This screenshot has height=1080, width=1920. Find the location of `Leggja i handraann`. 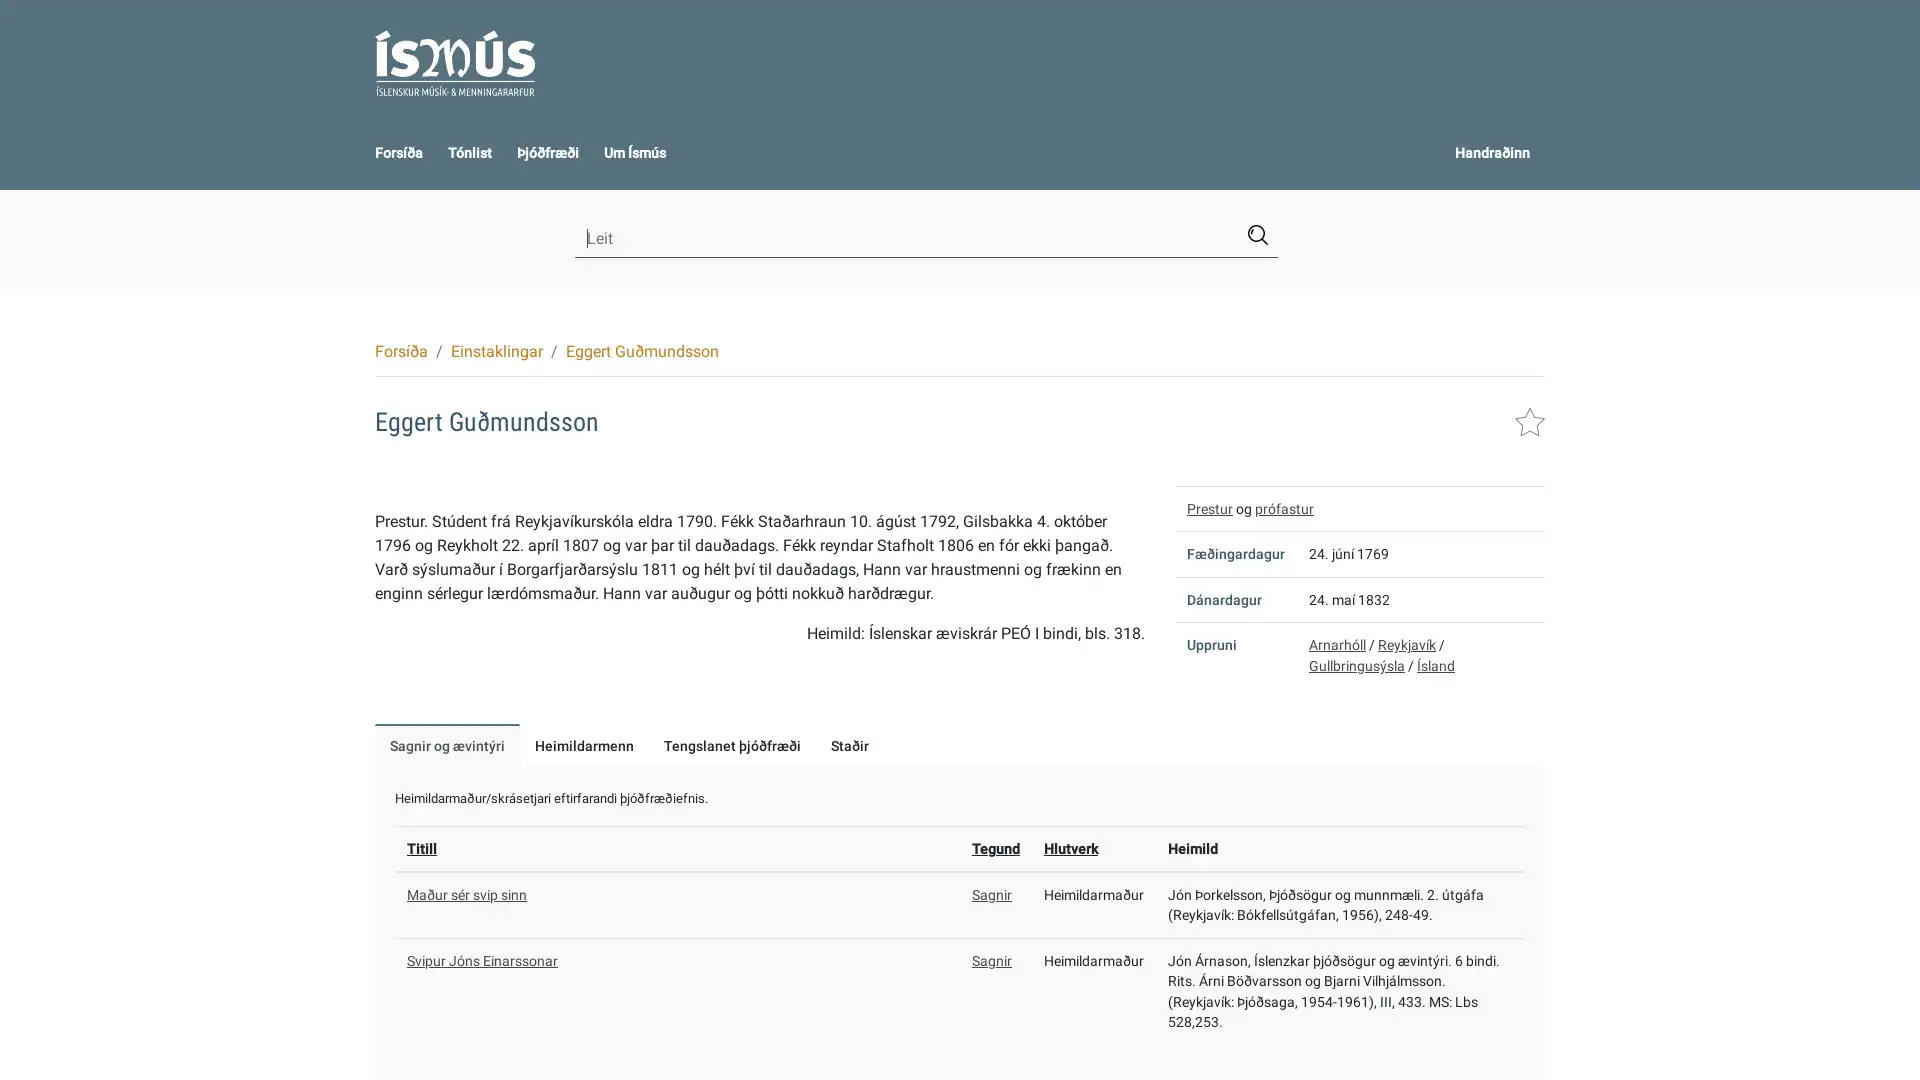

Leggja i handraann is located at coordinates (1529, 420).